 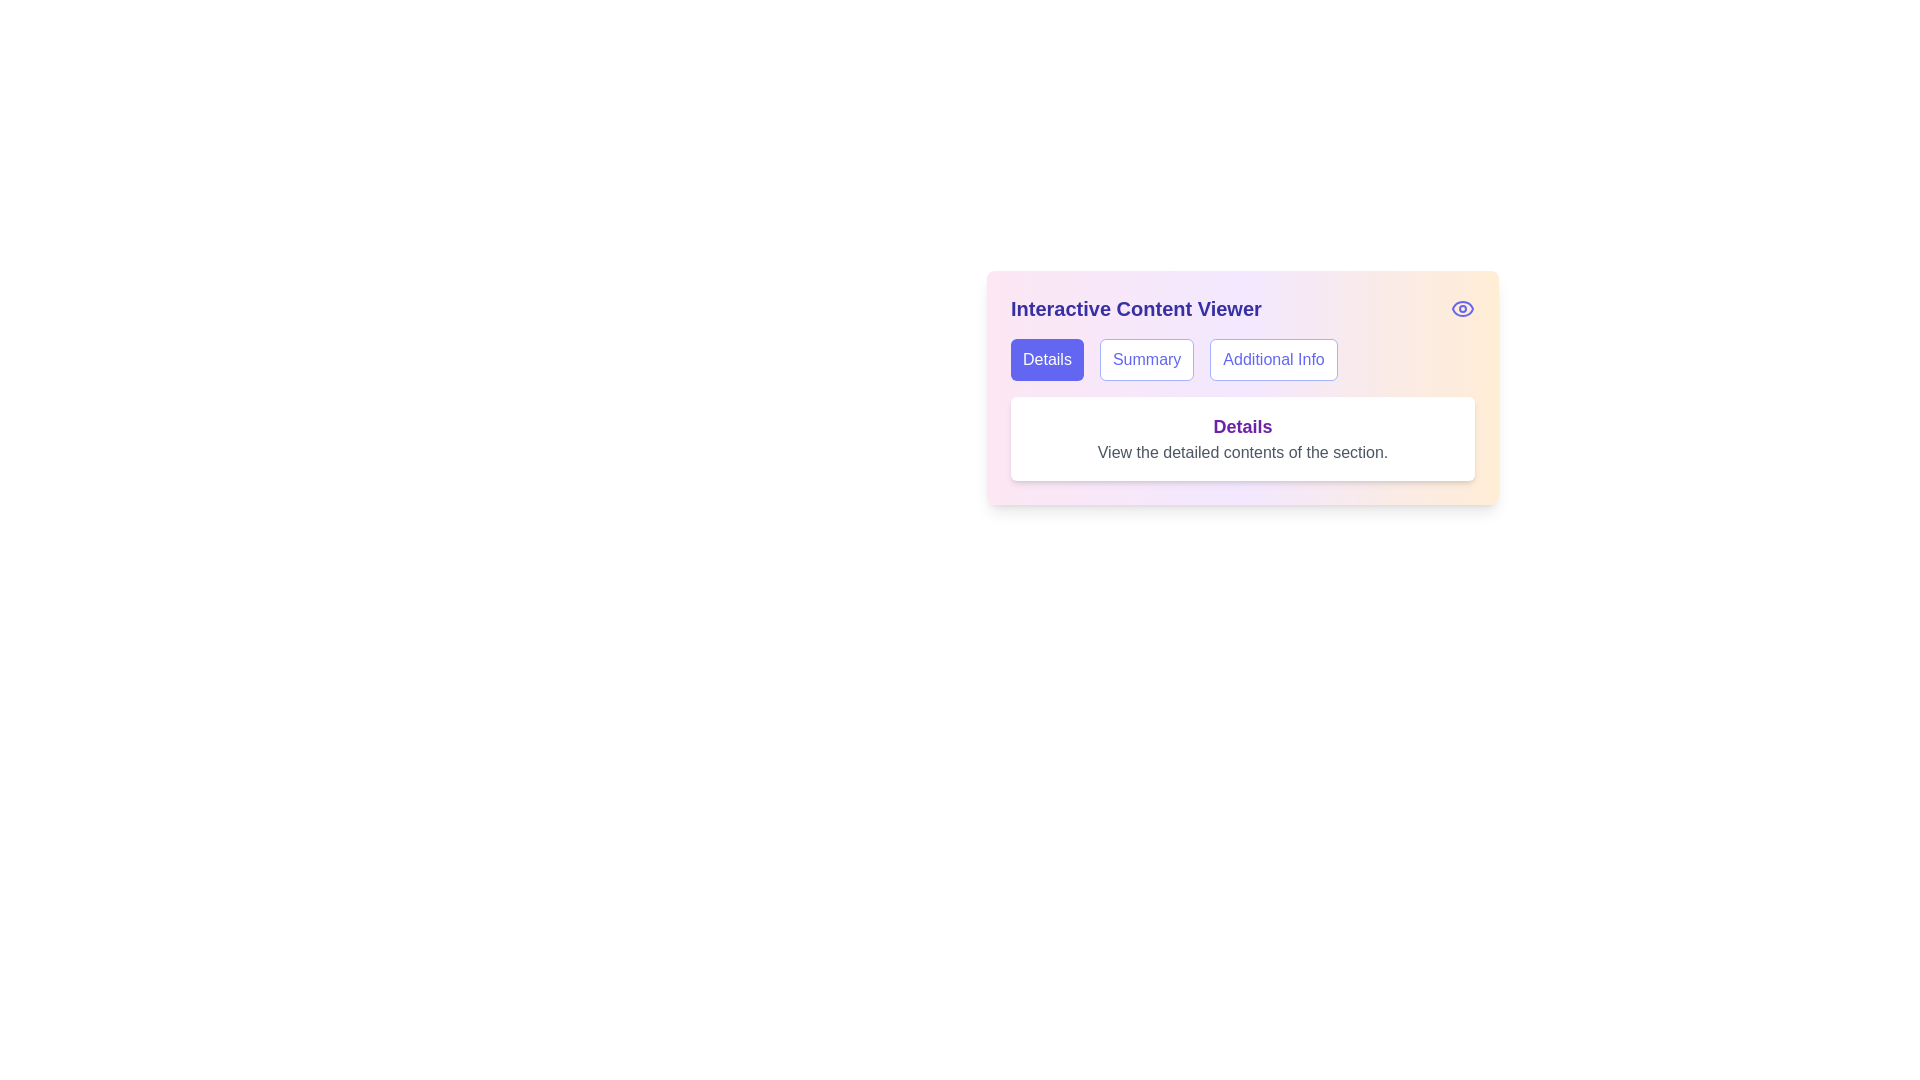 I want to click on the 'Additional Info' button, so click(x=1273, y=358).